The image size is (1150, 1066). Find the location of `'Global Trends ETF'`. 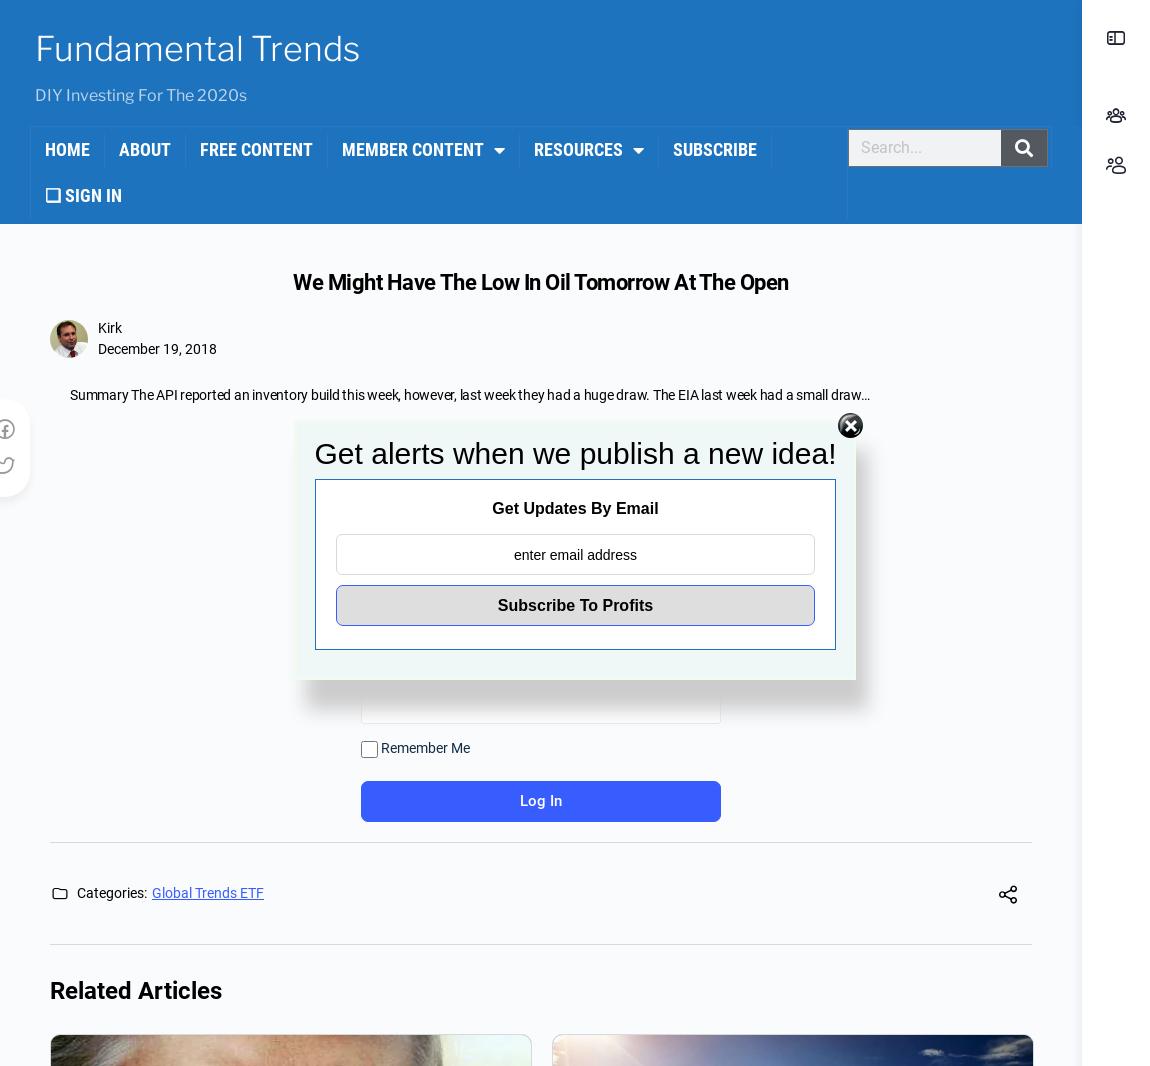

'Global Trends ETF' is located at coordinates (207, 892).